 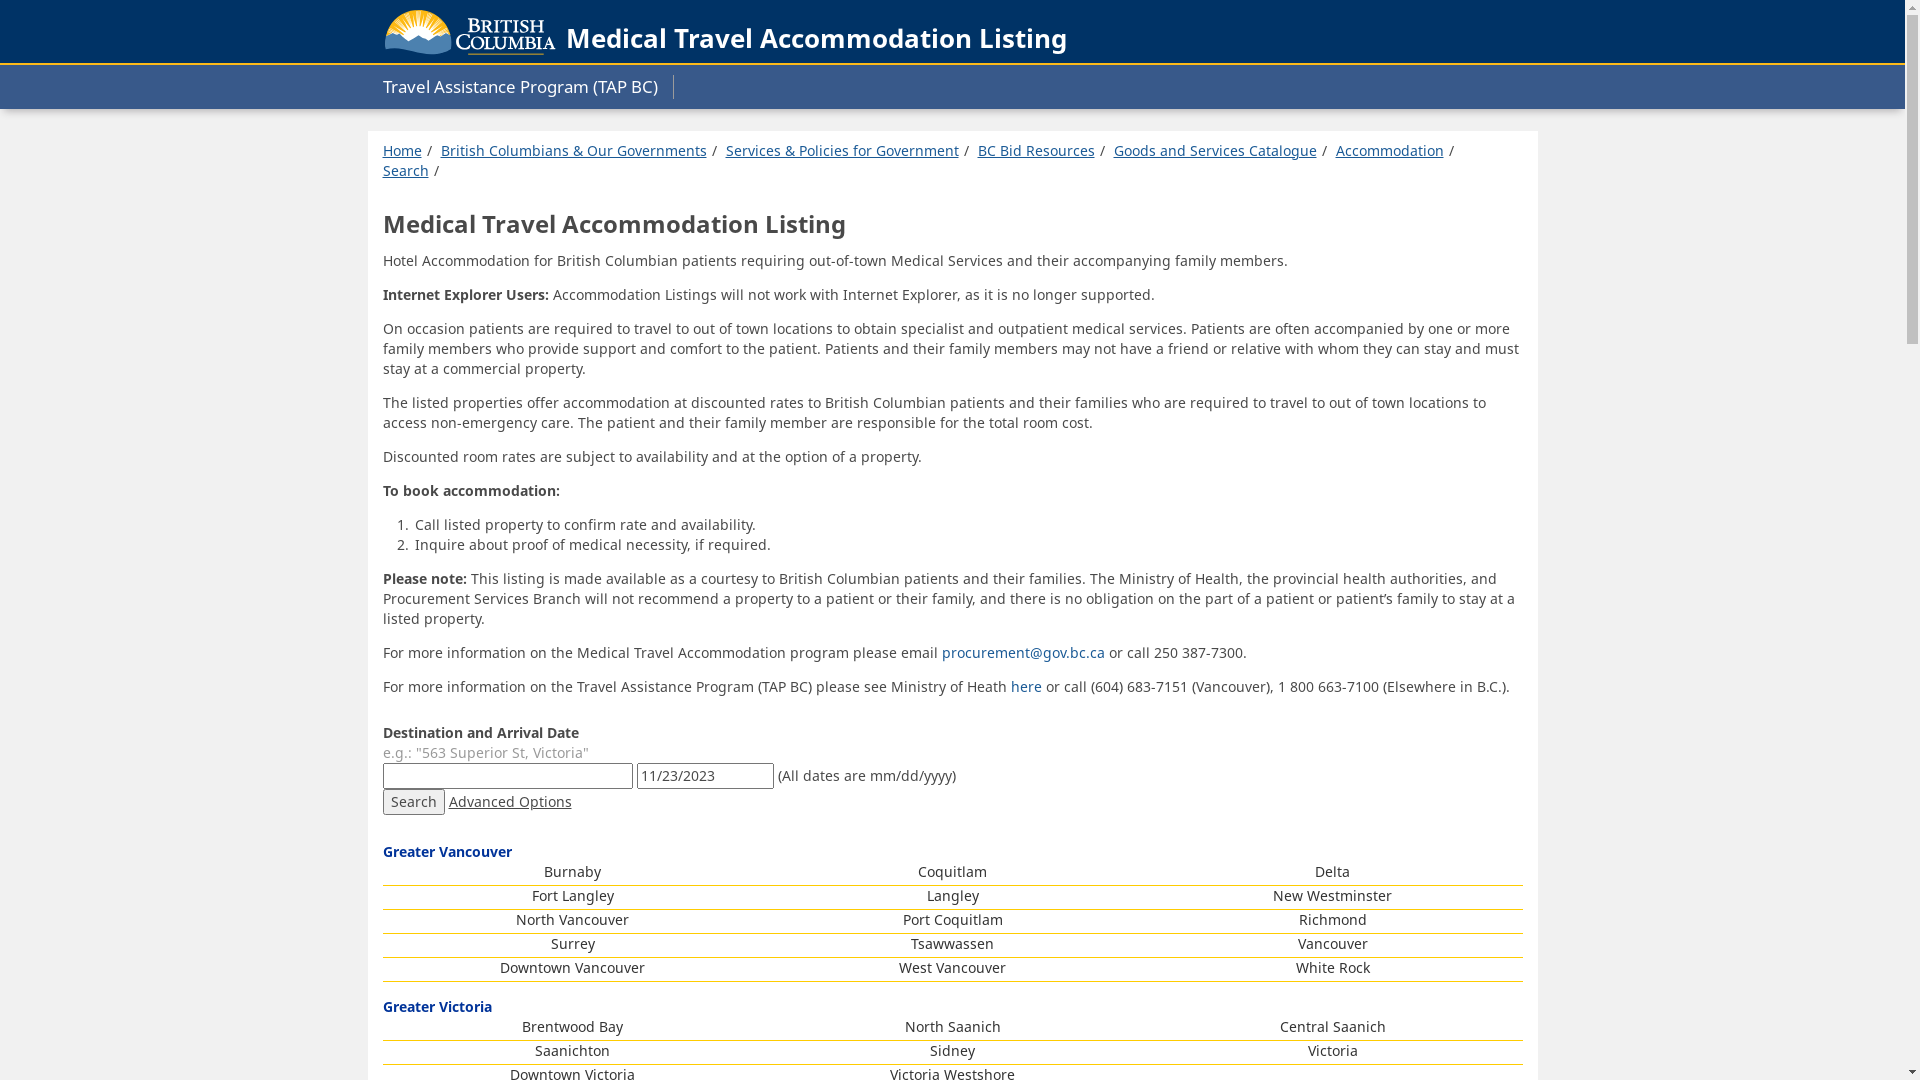 I want to click on 'Sidney', so click(x=951, y=1049).